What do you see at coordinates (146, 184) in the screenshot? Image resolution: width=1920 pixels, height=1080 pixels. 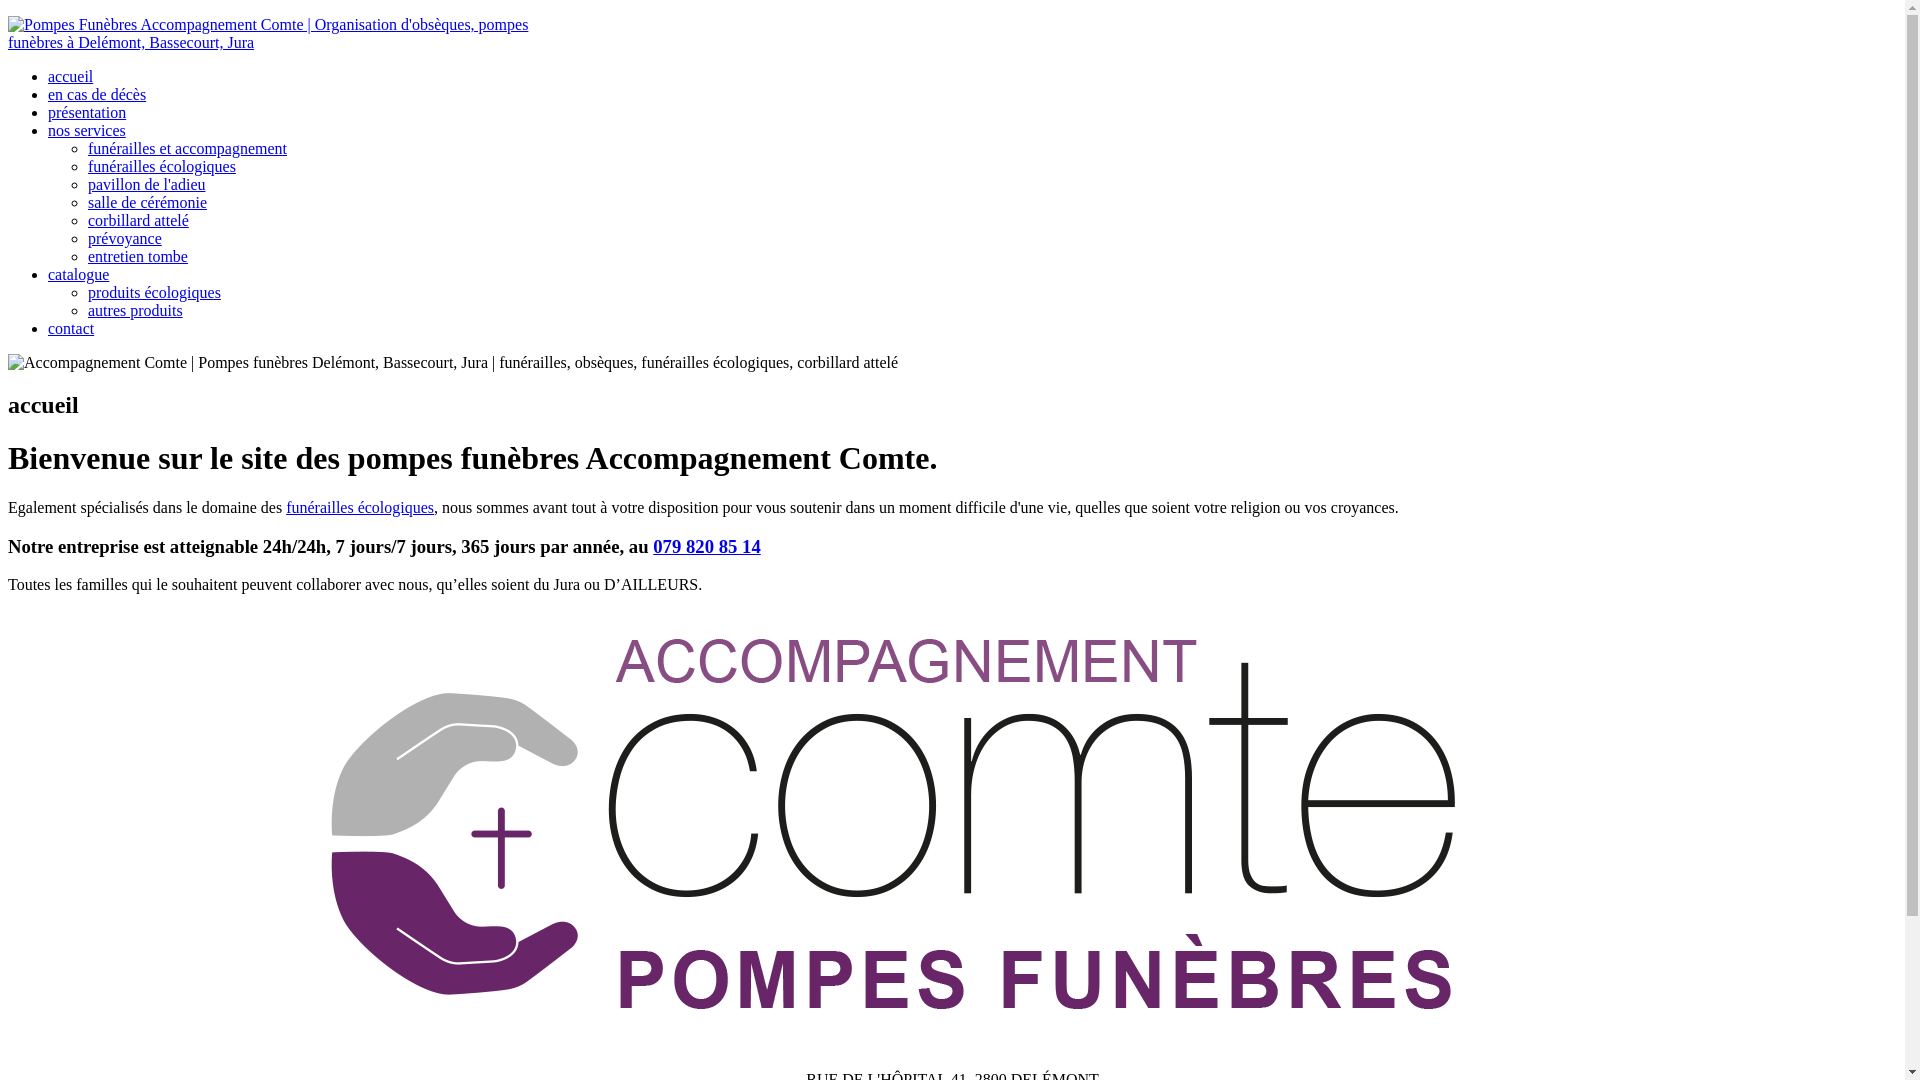 I see `'pavillon de l'adieu'` at bounding box center [146, 184].